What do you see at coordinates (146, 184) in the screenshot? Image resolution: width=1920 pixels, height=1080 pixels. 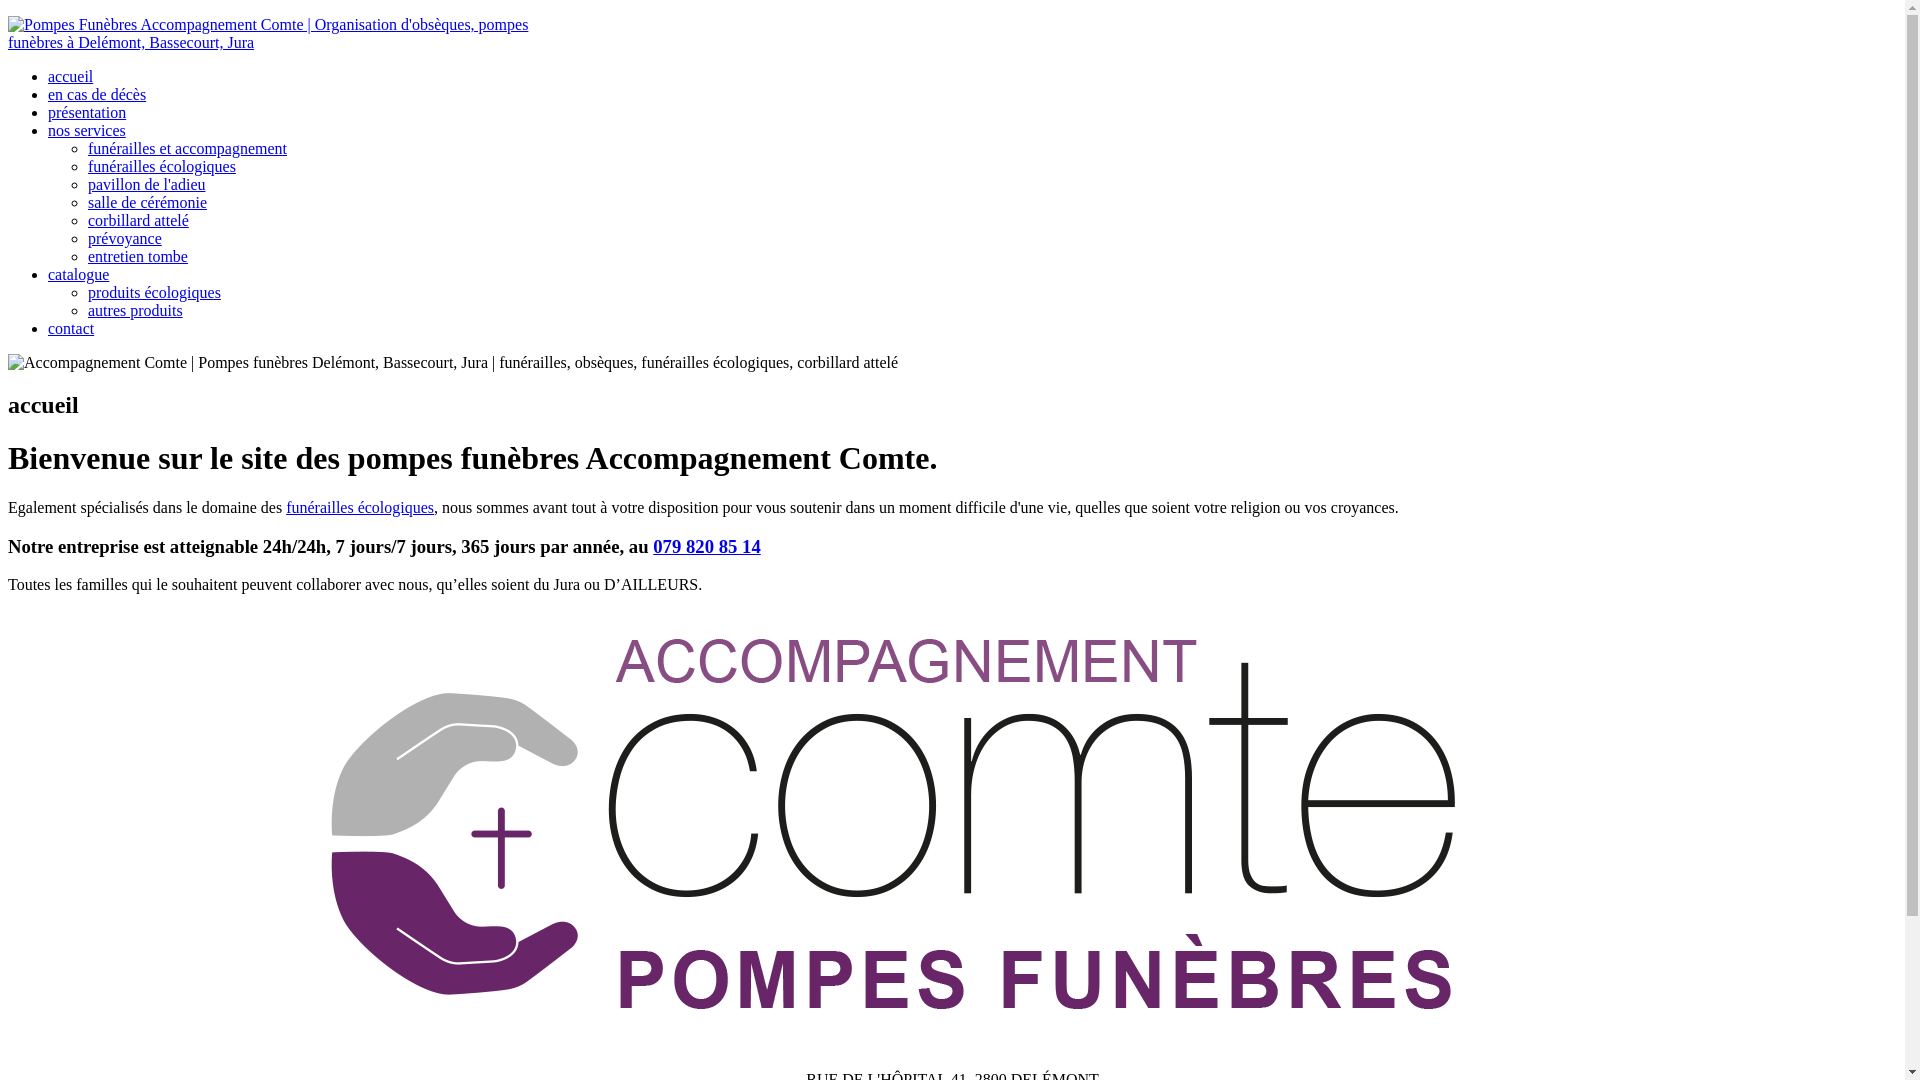 I see `'pavillon de l'adieu'` at bounding box center [146, 184].